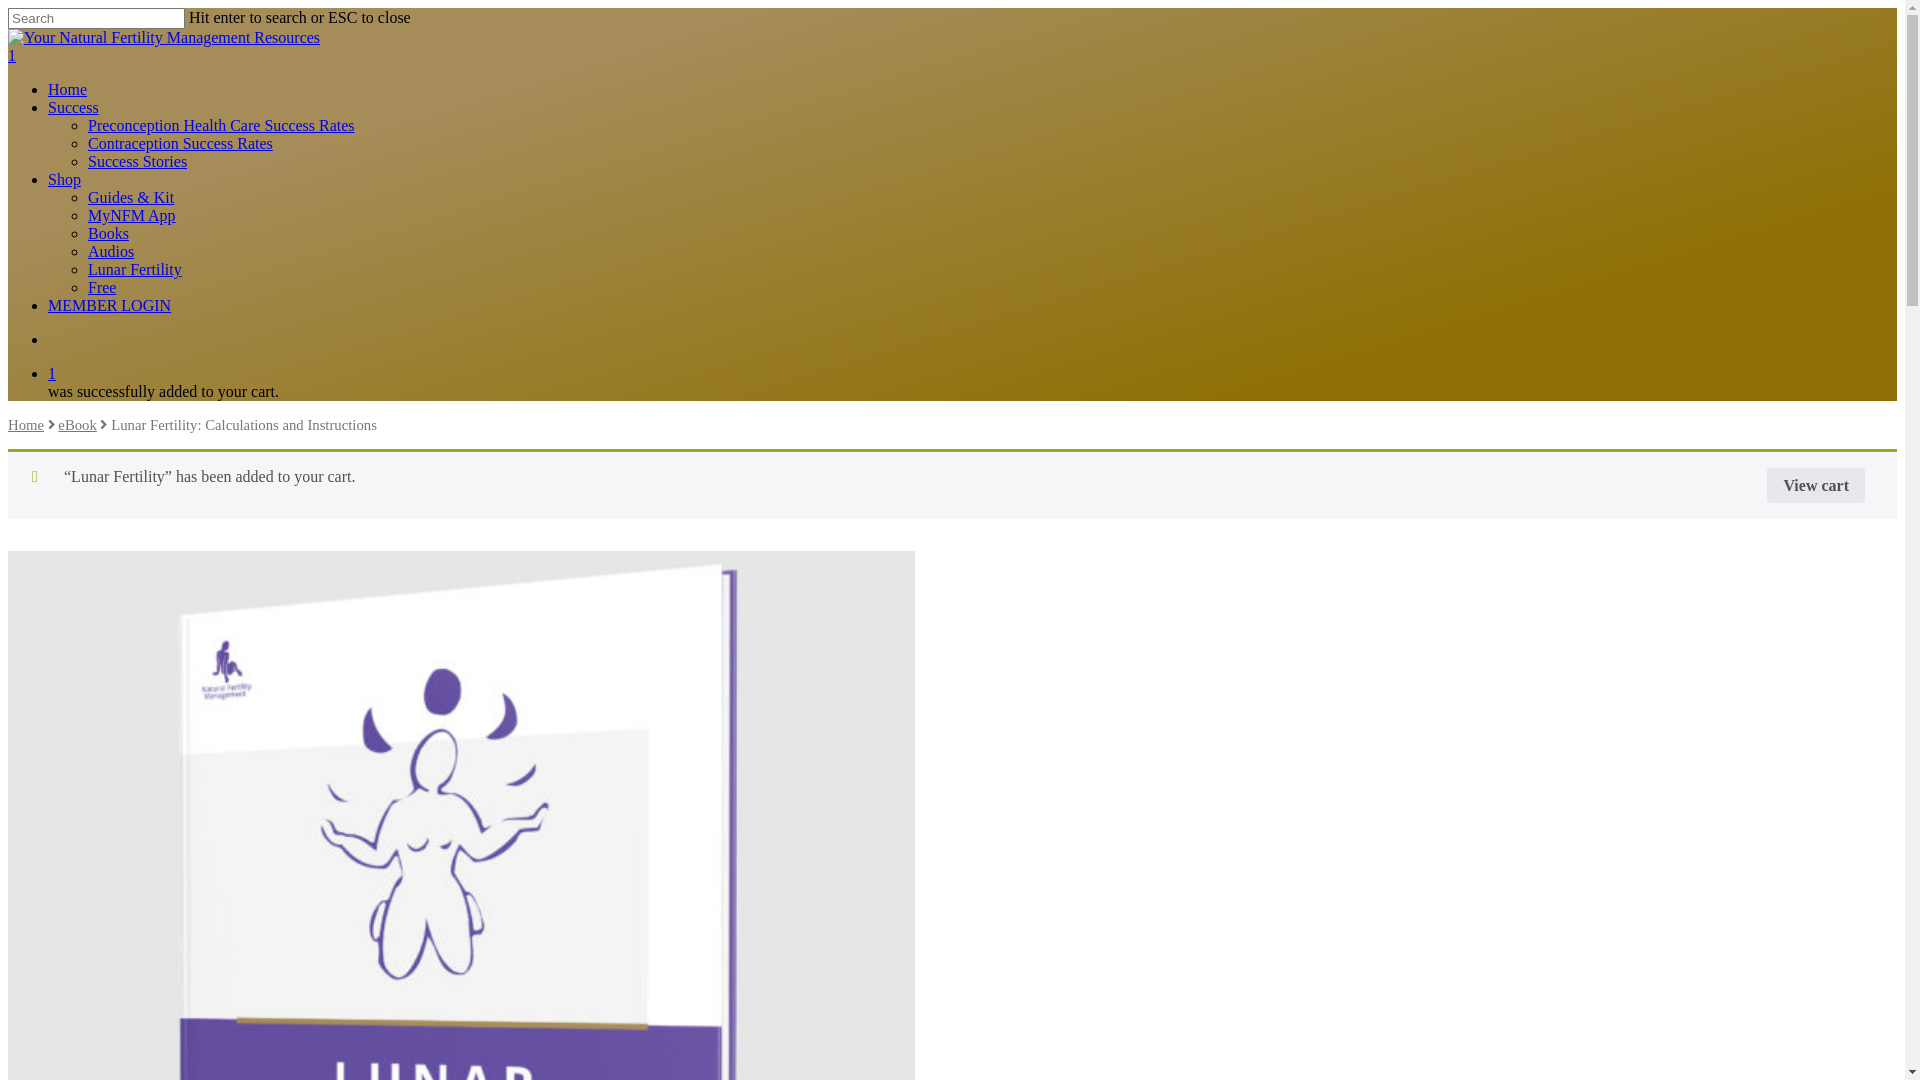 Image resolution: width=1920 pixels, height=1080 pixels. I want to click on 'Success Stories', so click(86, 160).